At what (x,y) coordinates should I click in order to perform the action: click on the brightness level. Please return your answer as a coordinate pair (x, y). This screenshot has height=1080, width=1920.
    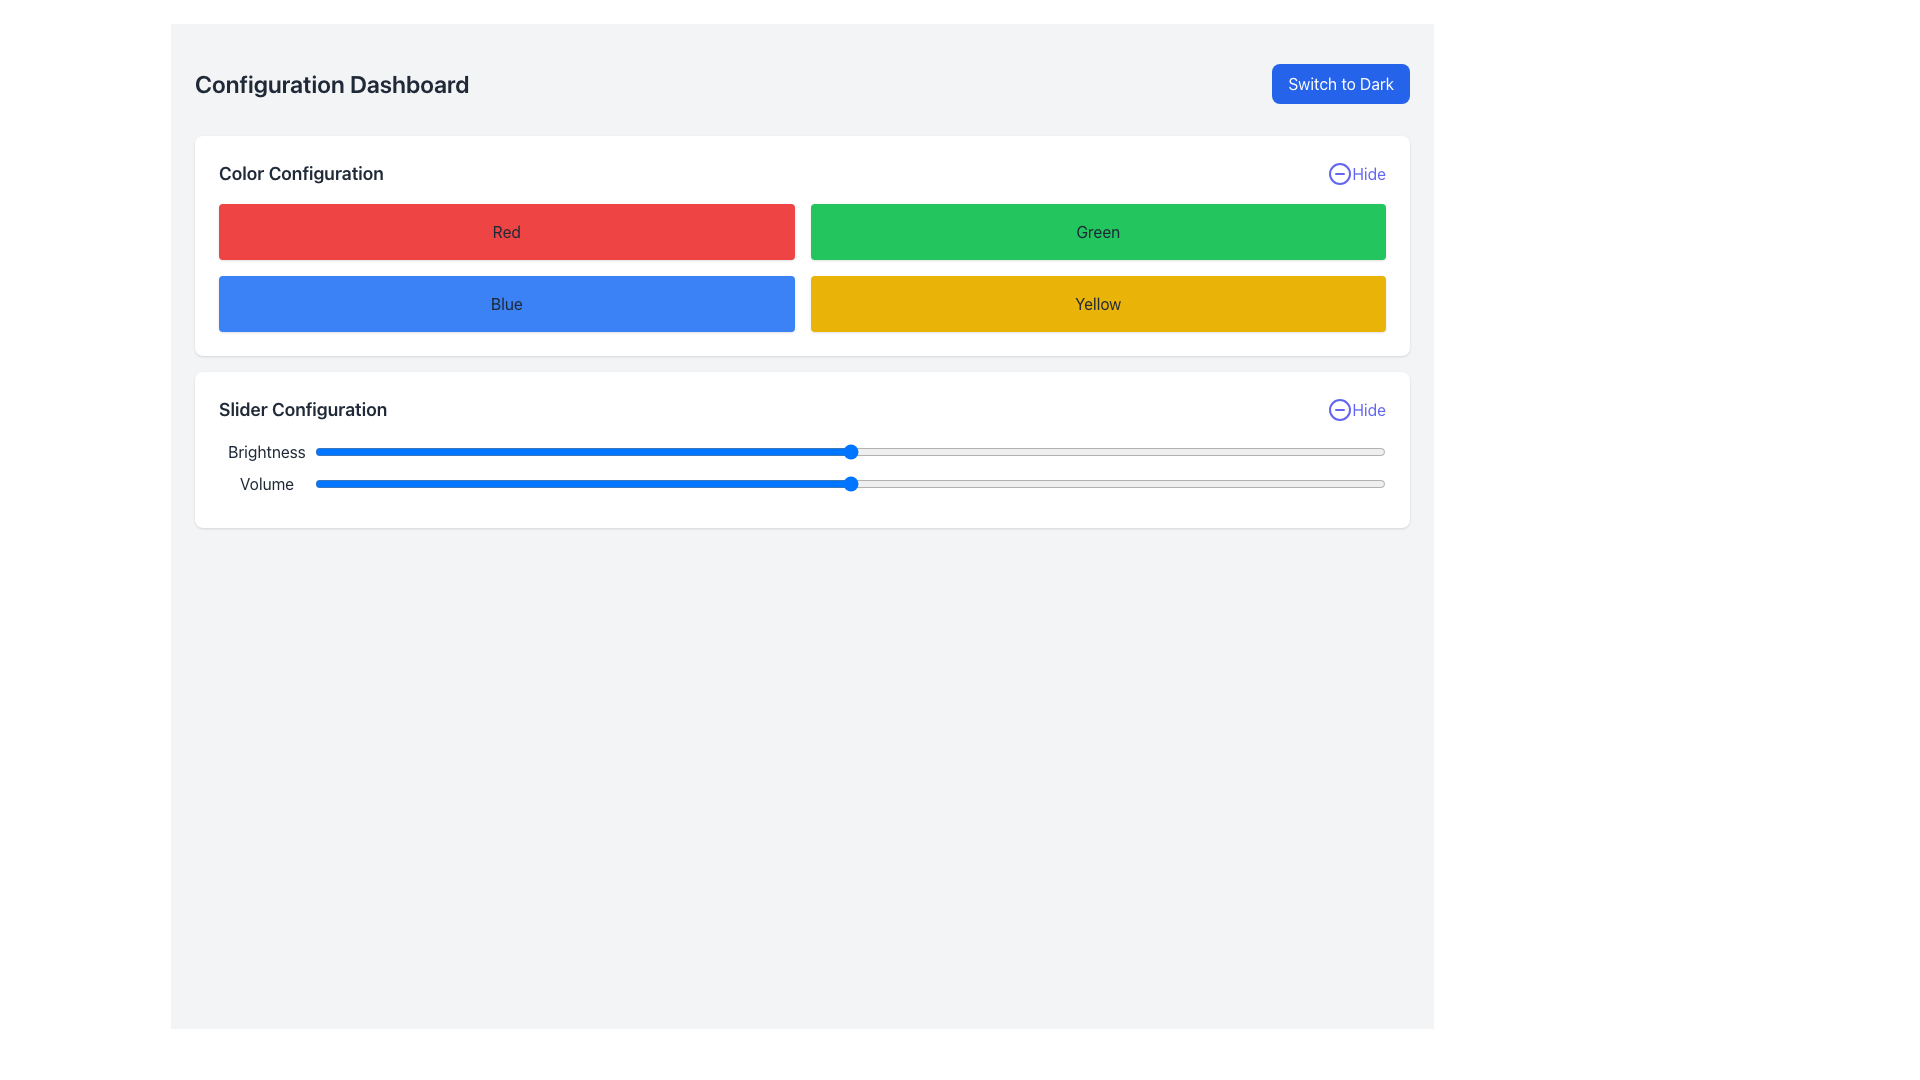
    Looking at the image, I should click on (431, 451).